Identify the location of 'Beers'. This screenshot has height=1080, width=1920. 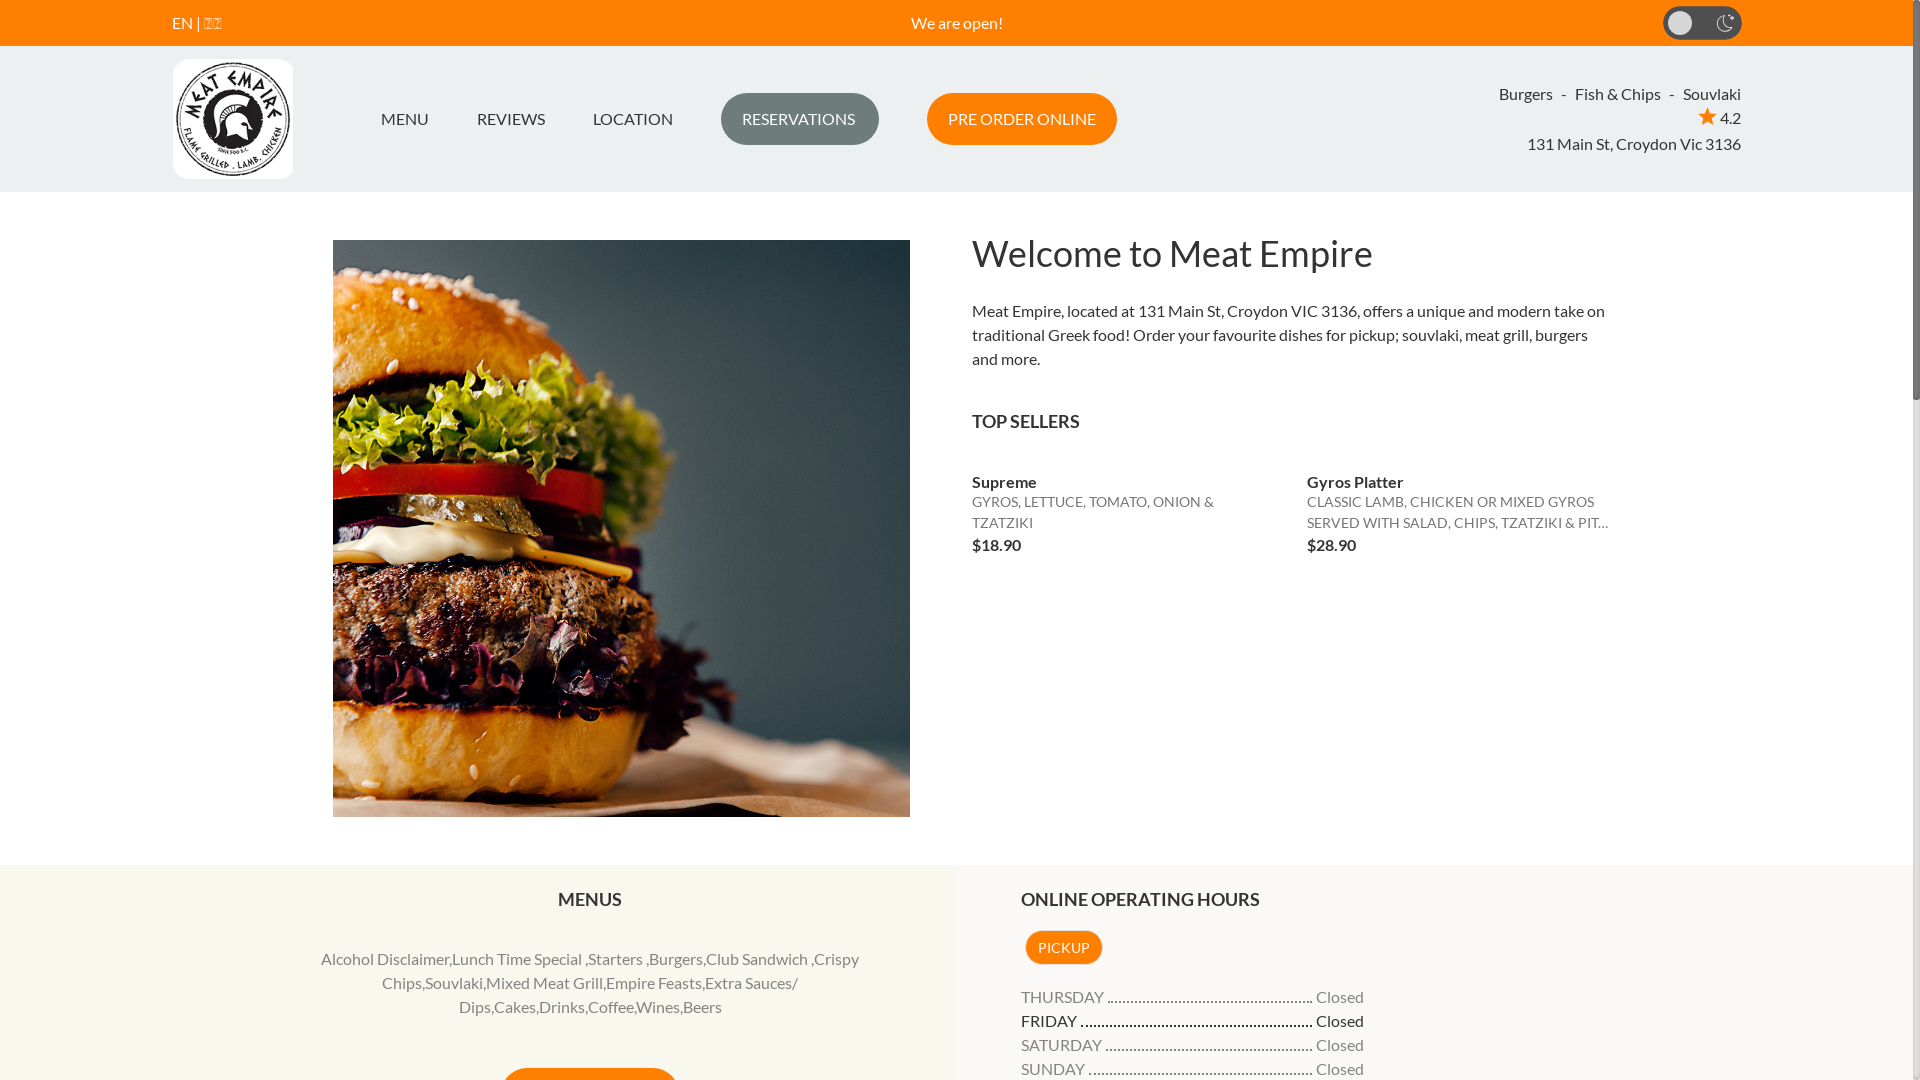
(702, 1006).